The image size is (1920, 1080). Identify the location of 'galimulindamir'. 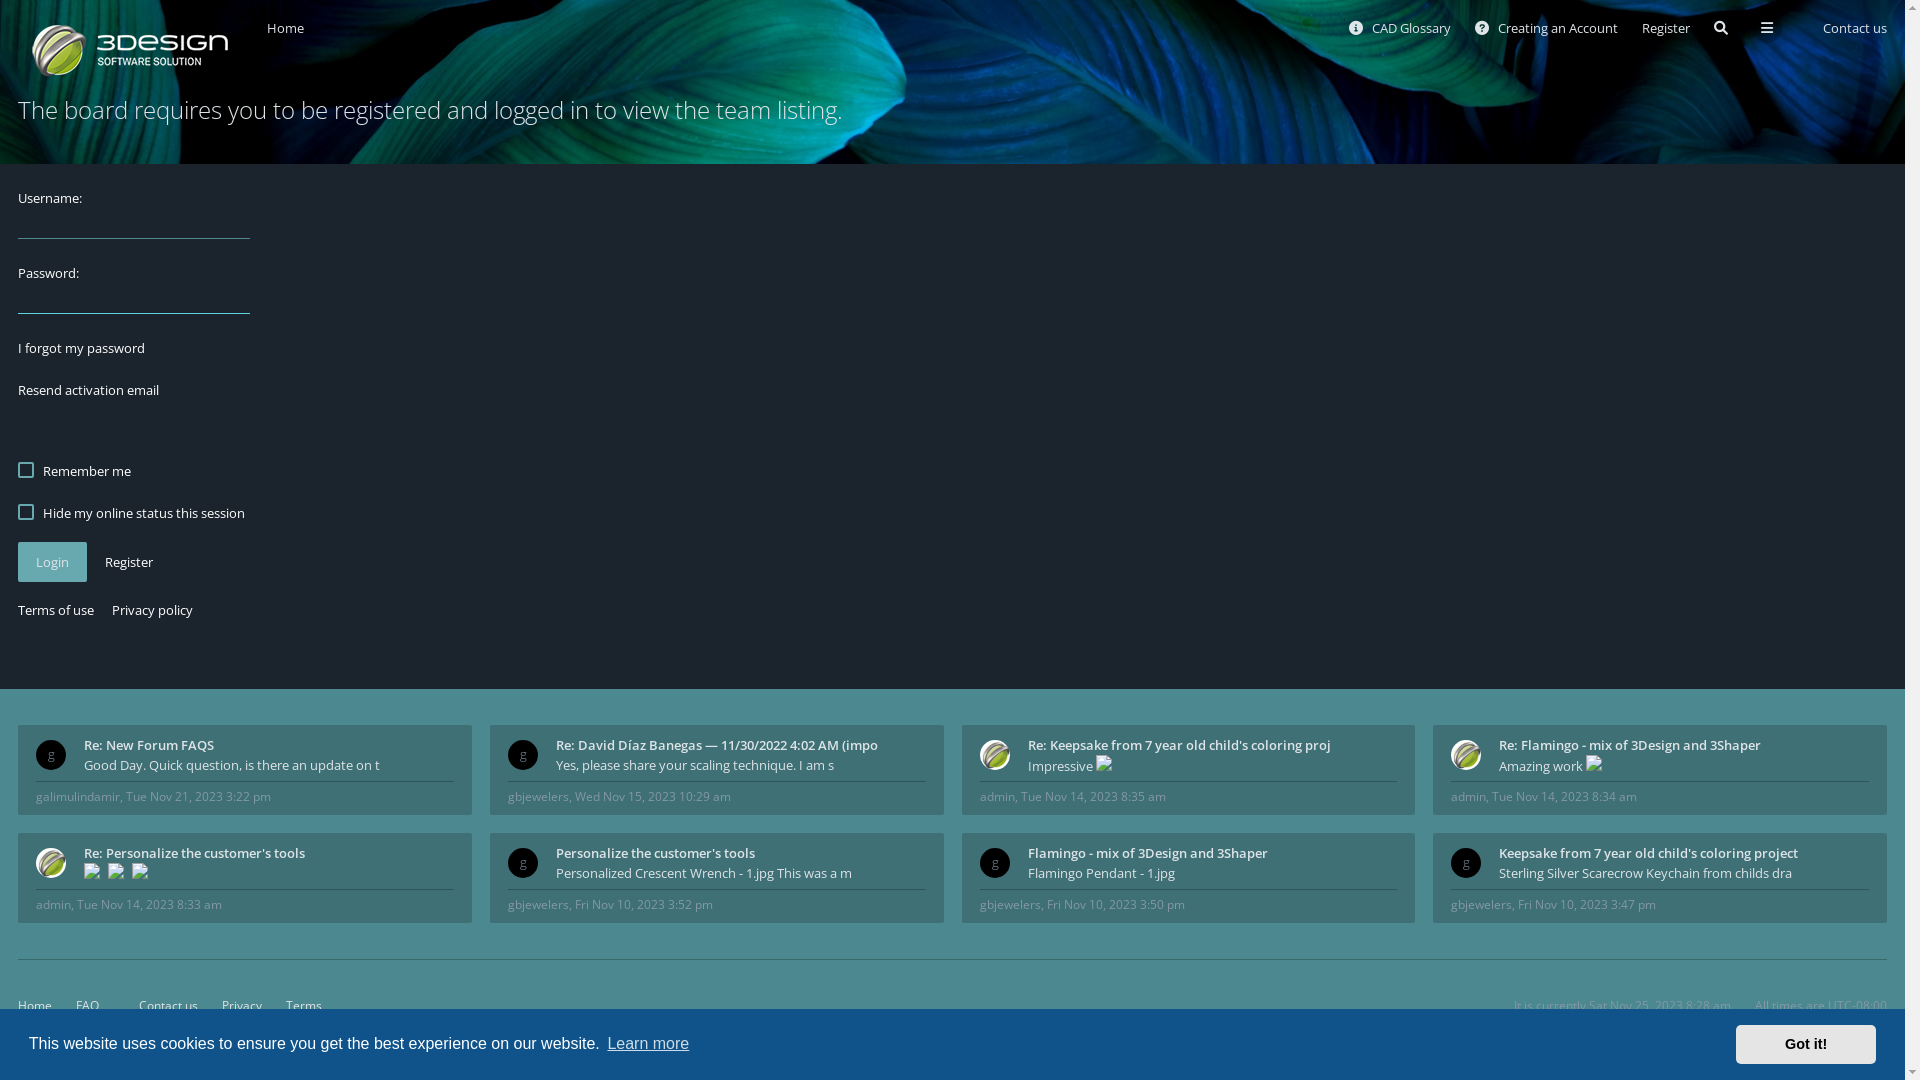
(77, 795).